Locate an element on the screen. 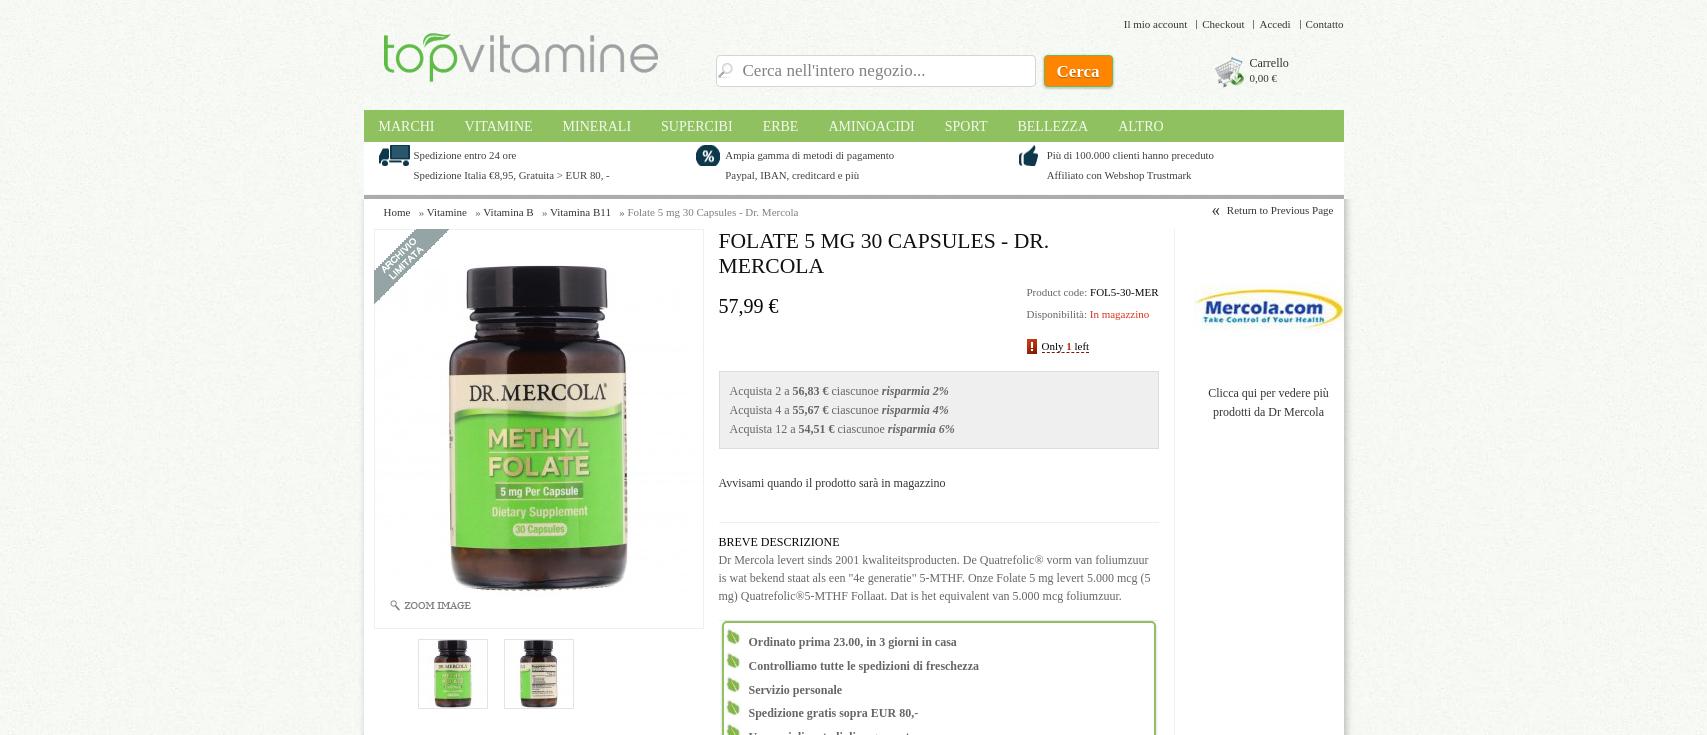  'Spedizione Italia €8,95, Gratuita > EUR 80, -' is located at coordinates (511, 175).